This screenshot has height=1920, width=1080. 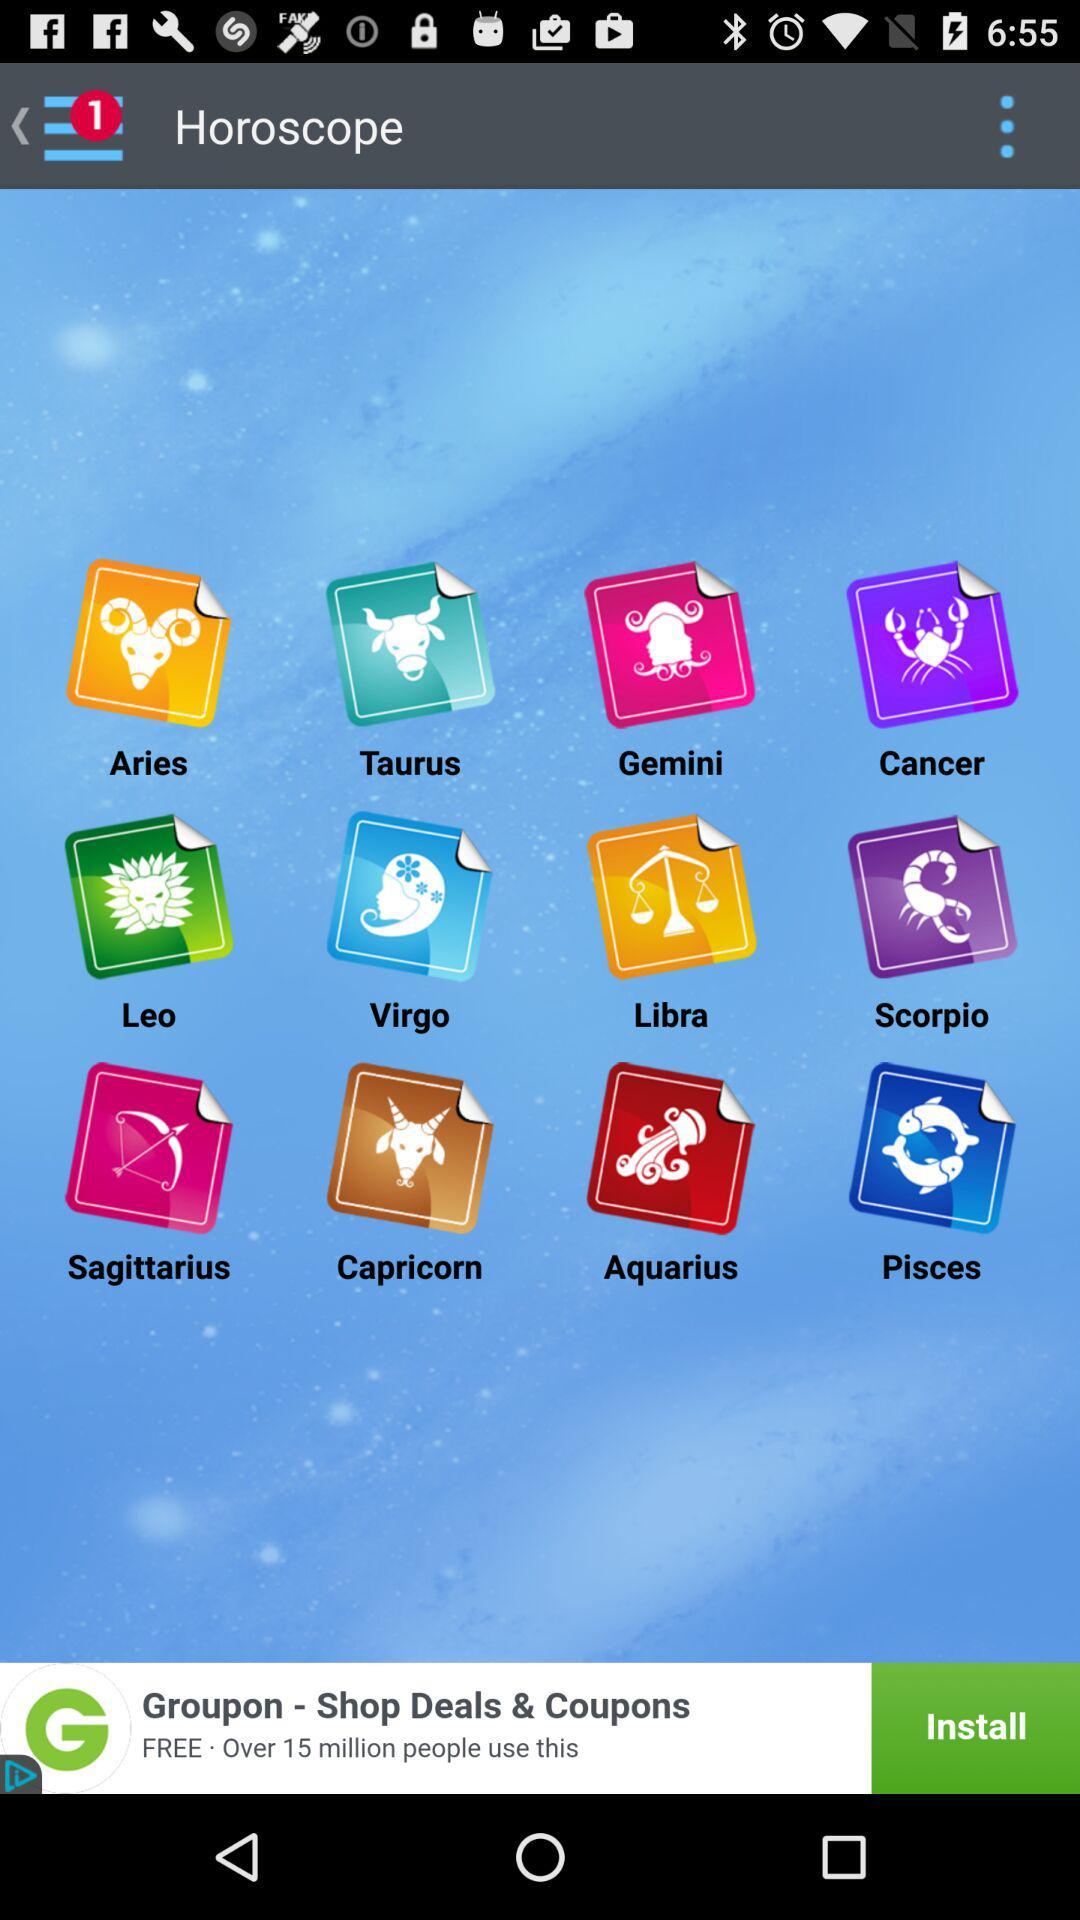 What do you see at coordinates (931, 1148) in the screenshot?
I see `open pisces horoscope` at bounding box center [931, 1148].